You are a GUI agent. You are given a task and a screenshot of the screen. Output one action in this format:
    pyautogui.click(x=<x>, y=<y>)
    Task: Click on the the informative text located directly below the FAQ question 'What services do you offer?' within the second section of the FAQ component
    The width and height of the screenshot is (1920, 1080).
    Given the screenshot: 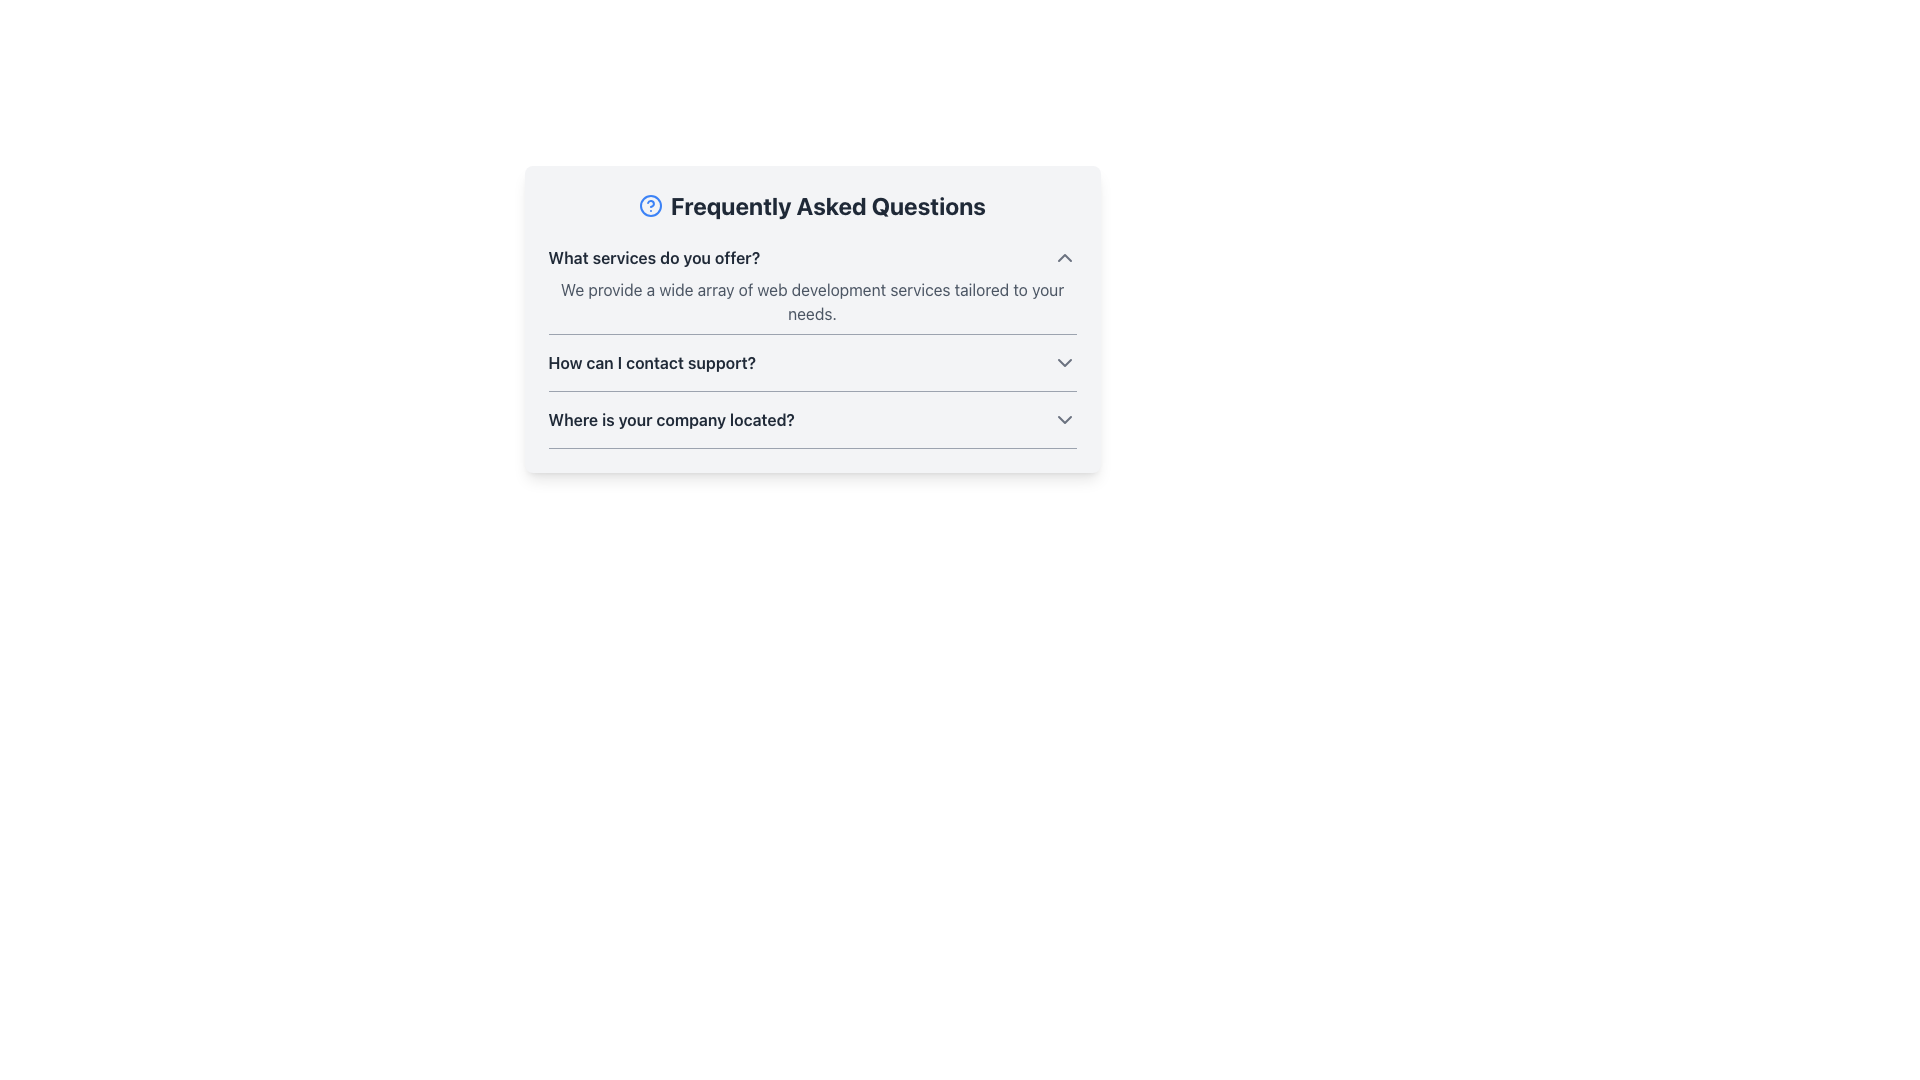 What is the action you would take?
    pyautogui.click(x=812, y=301)
    